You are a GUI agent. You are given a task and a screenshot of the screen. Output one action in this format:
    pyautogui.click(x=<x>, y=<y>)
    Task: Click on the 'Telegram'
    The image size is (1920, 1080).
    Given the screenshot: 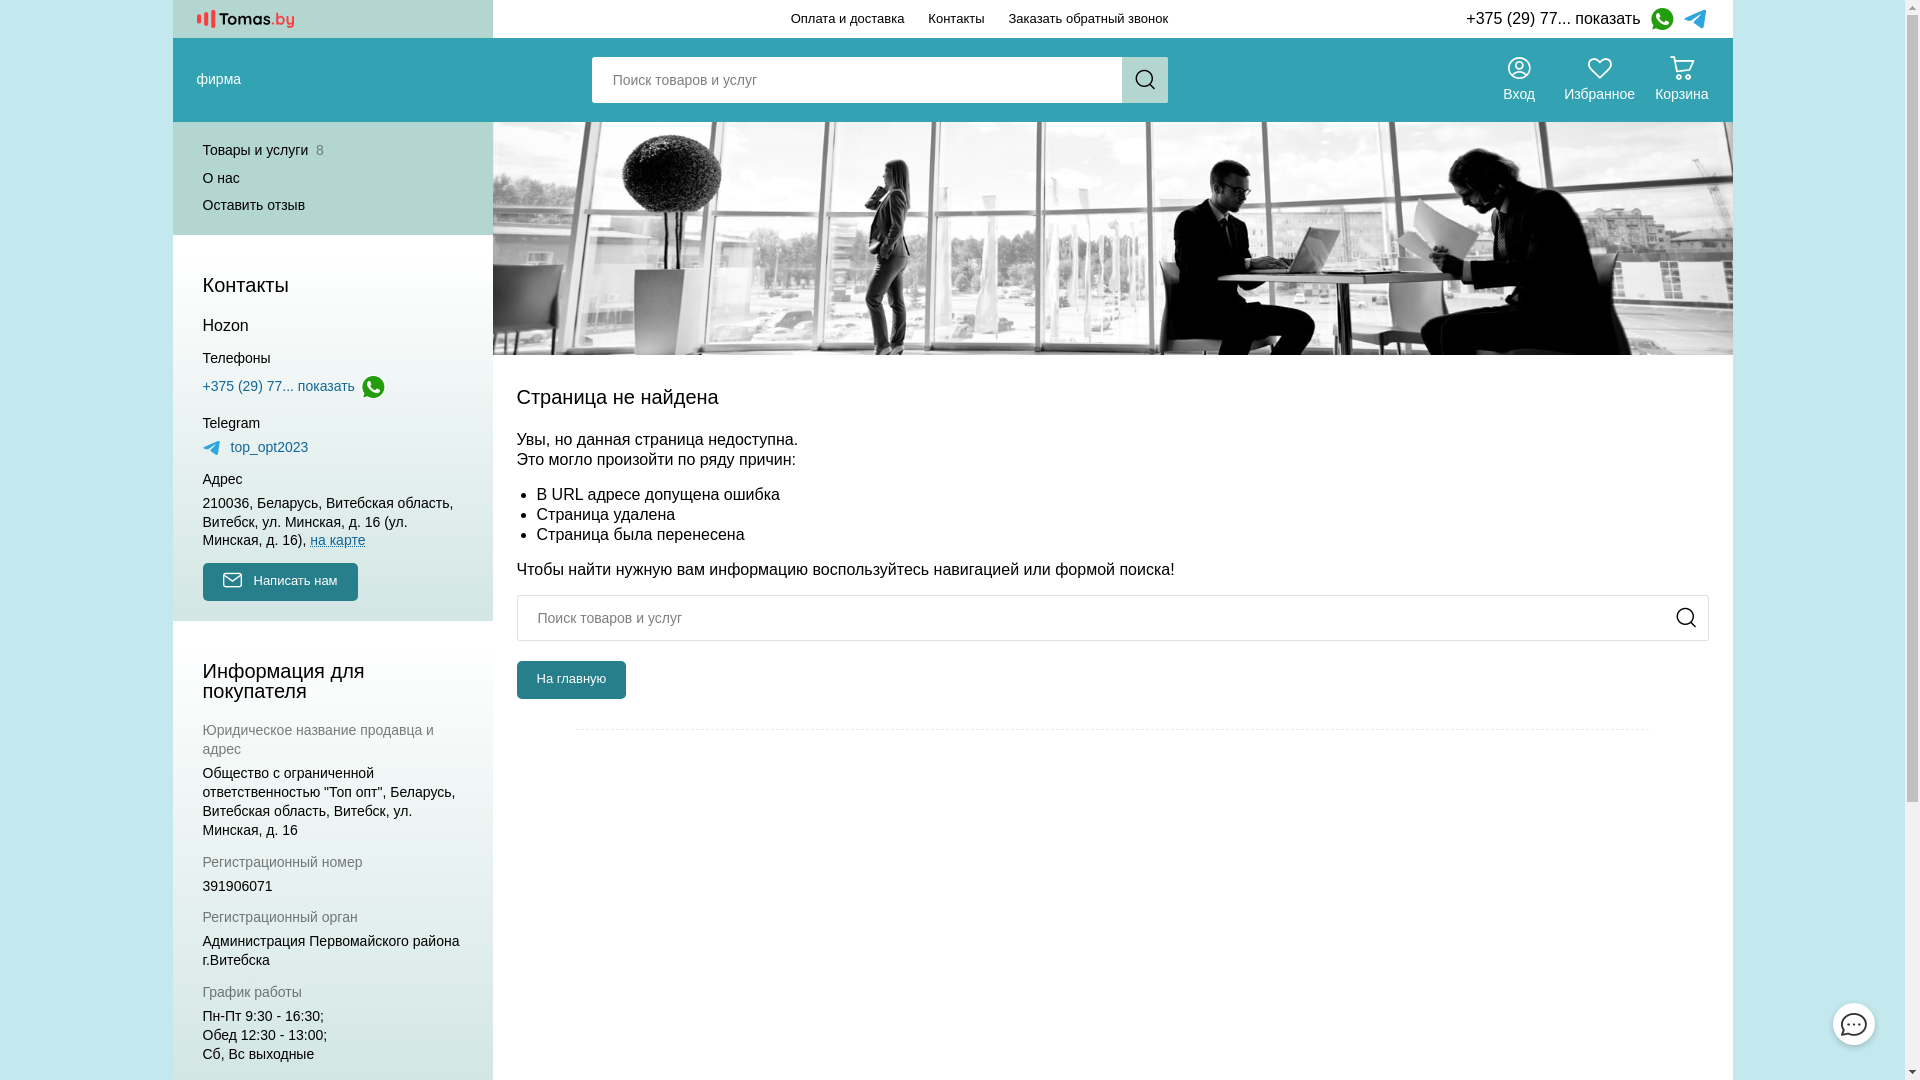 What is the action you would take?
    pyautogui.click(x=1694, y=19)
    